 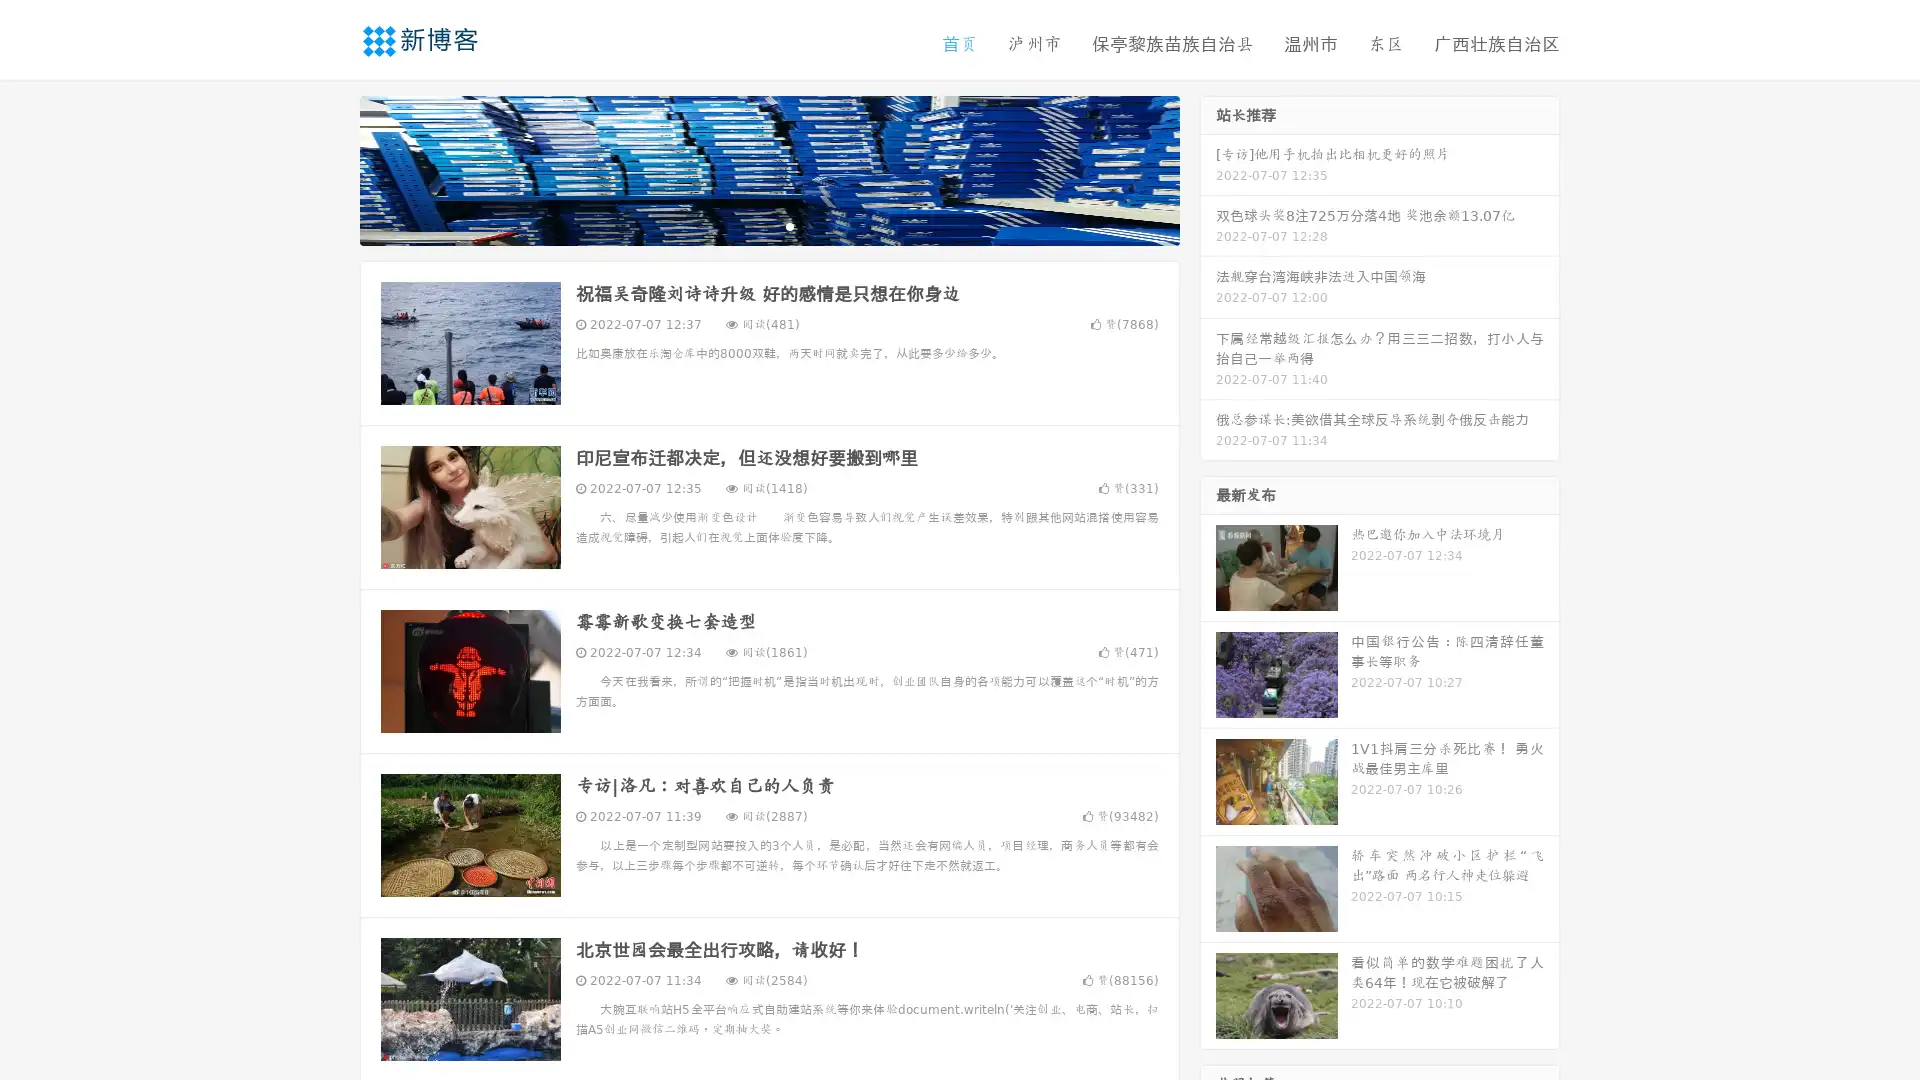 I want to click on Go to slide 2, so click(x=768, y=225).